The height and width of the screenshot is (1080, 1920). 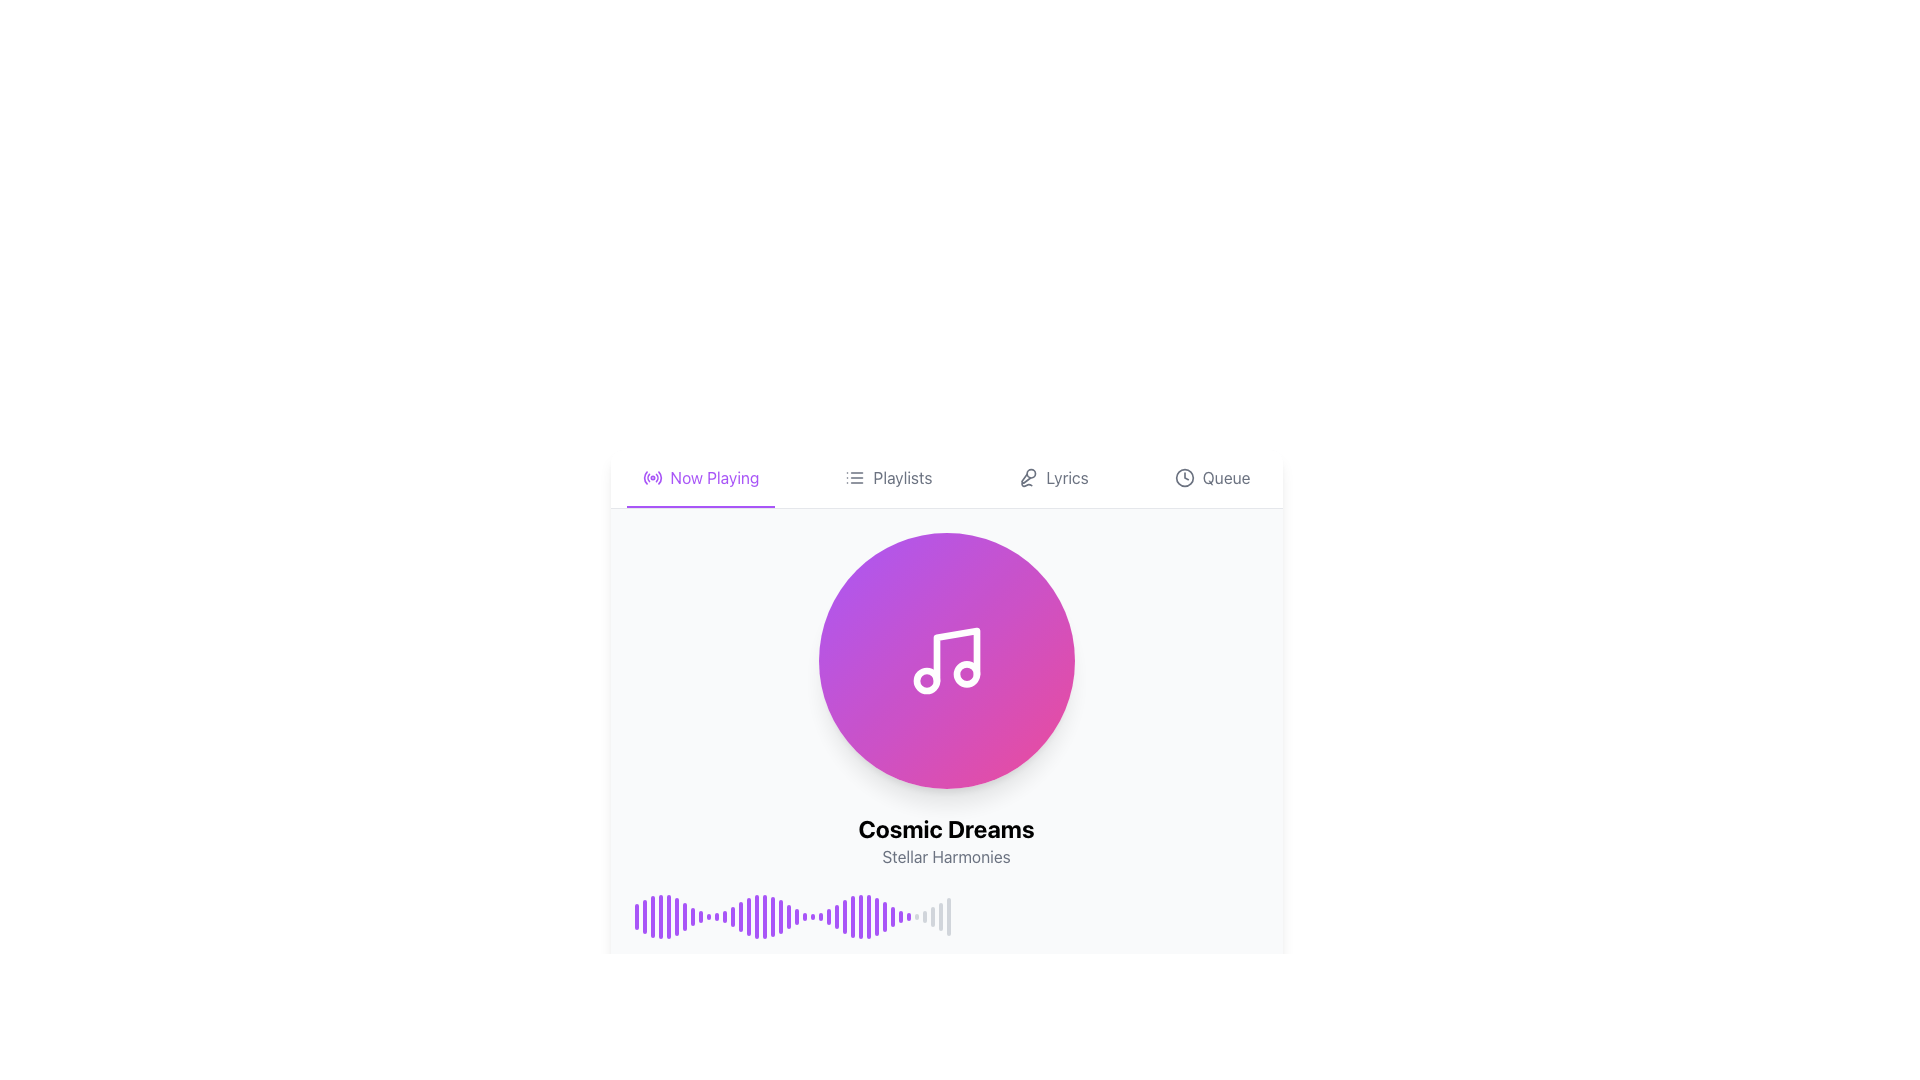 I want to click on the eighth vertical bar of the audio waveform display located beneath the 'Cosmic Dreams' icon and text, so click(x=692, y=917).